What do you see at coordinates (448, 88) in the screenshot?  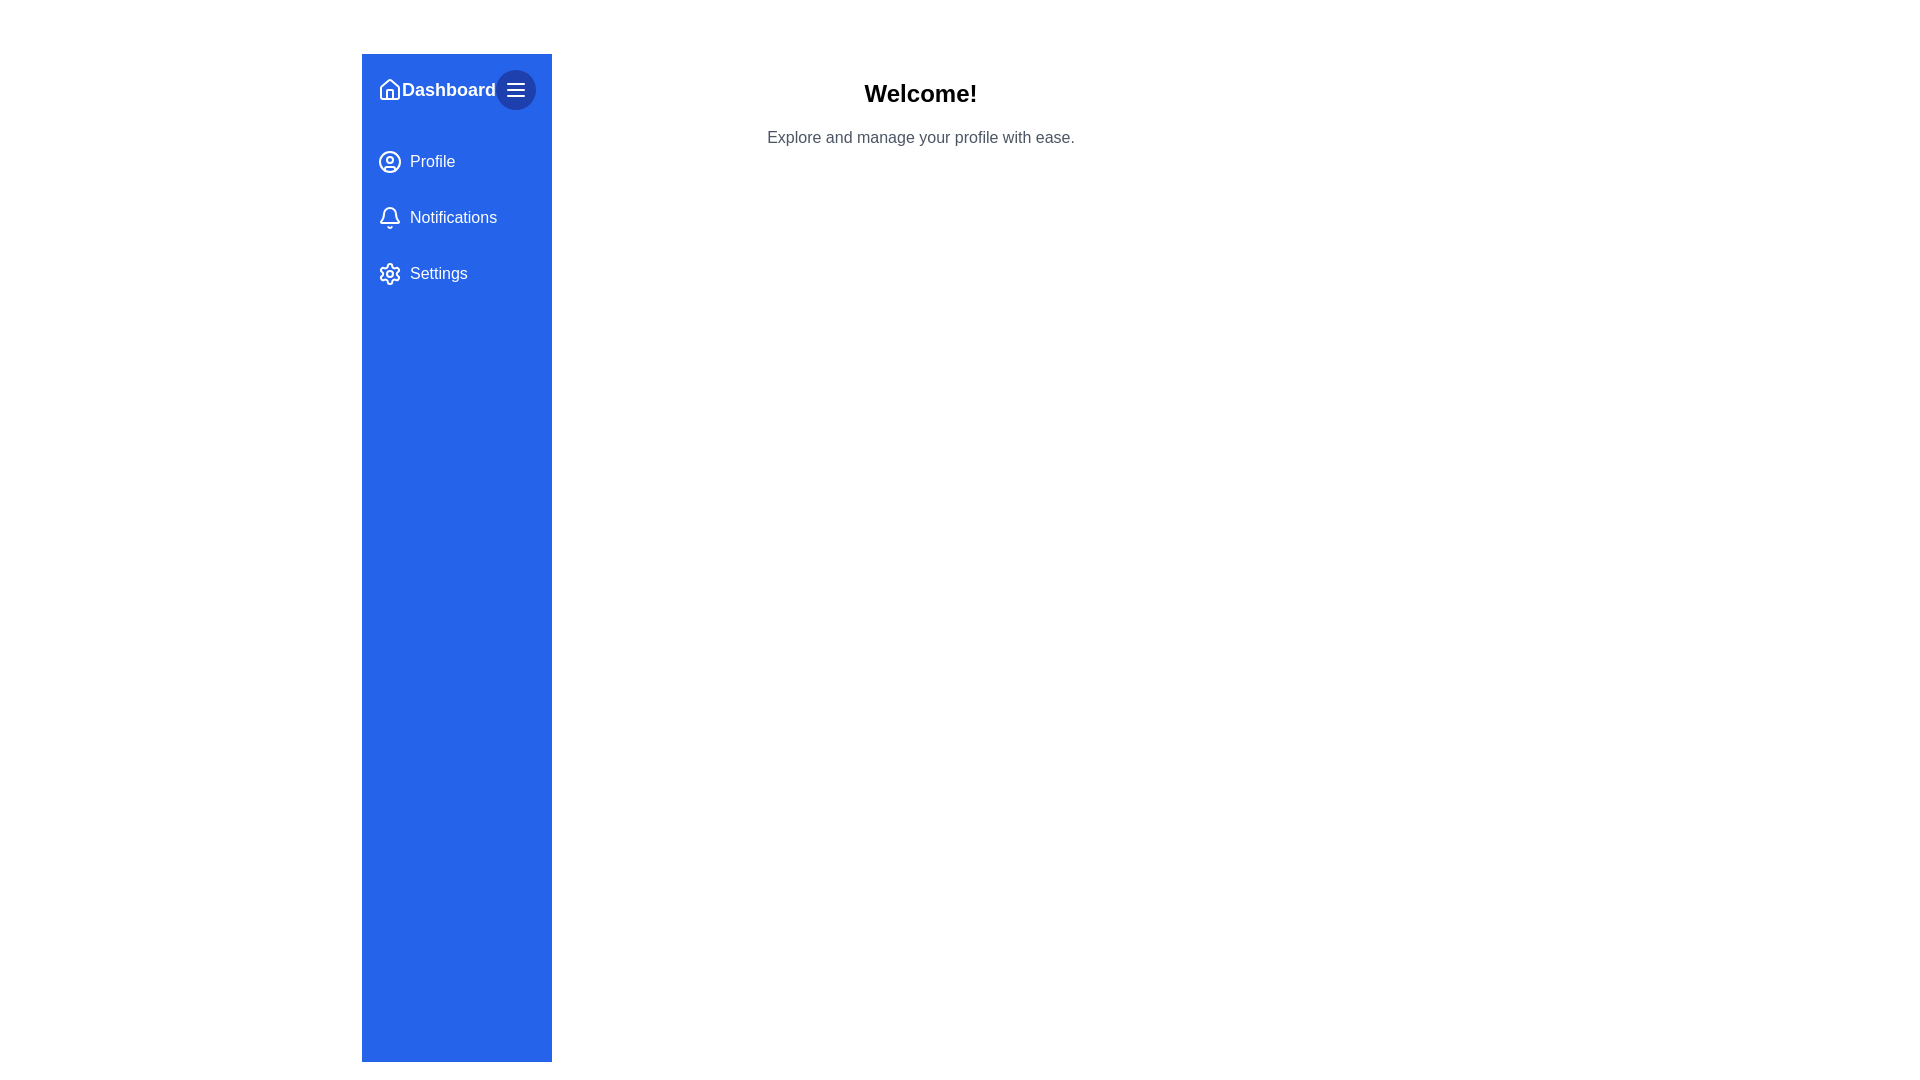 I see `the 'Dashboard' label, which is prominently displayed in white text on a blue background, located near the top left corner of the interface` at bounding box center [448, 88].